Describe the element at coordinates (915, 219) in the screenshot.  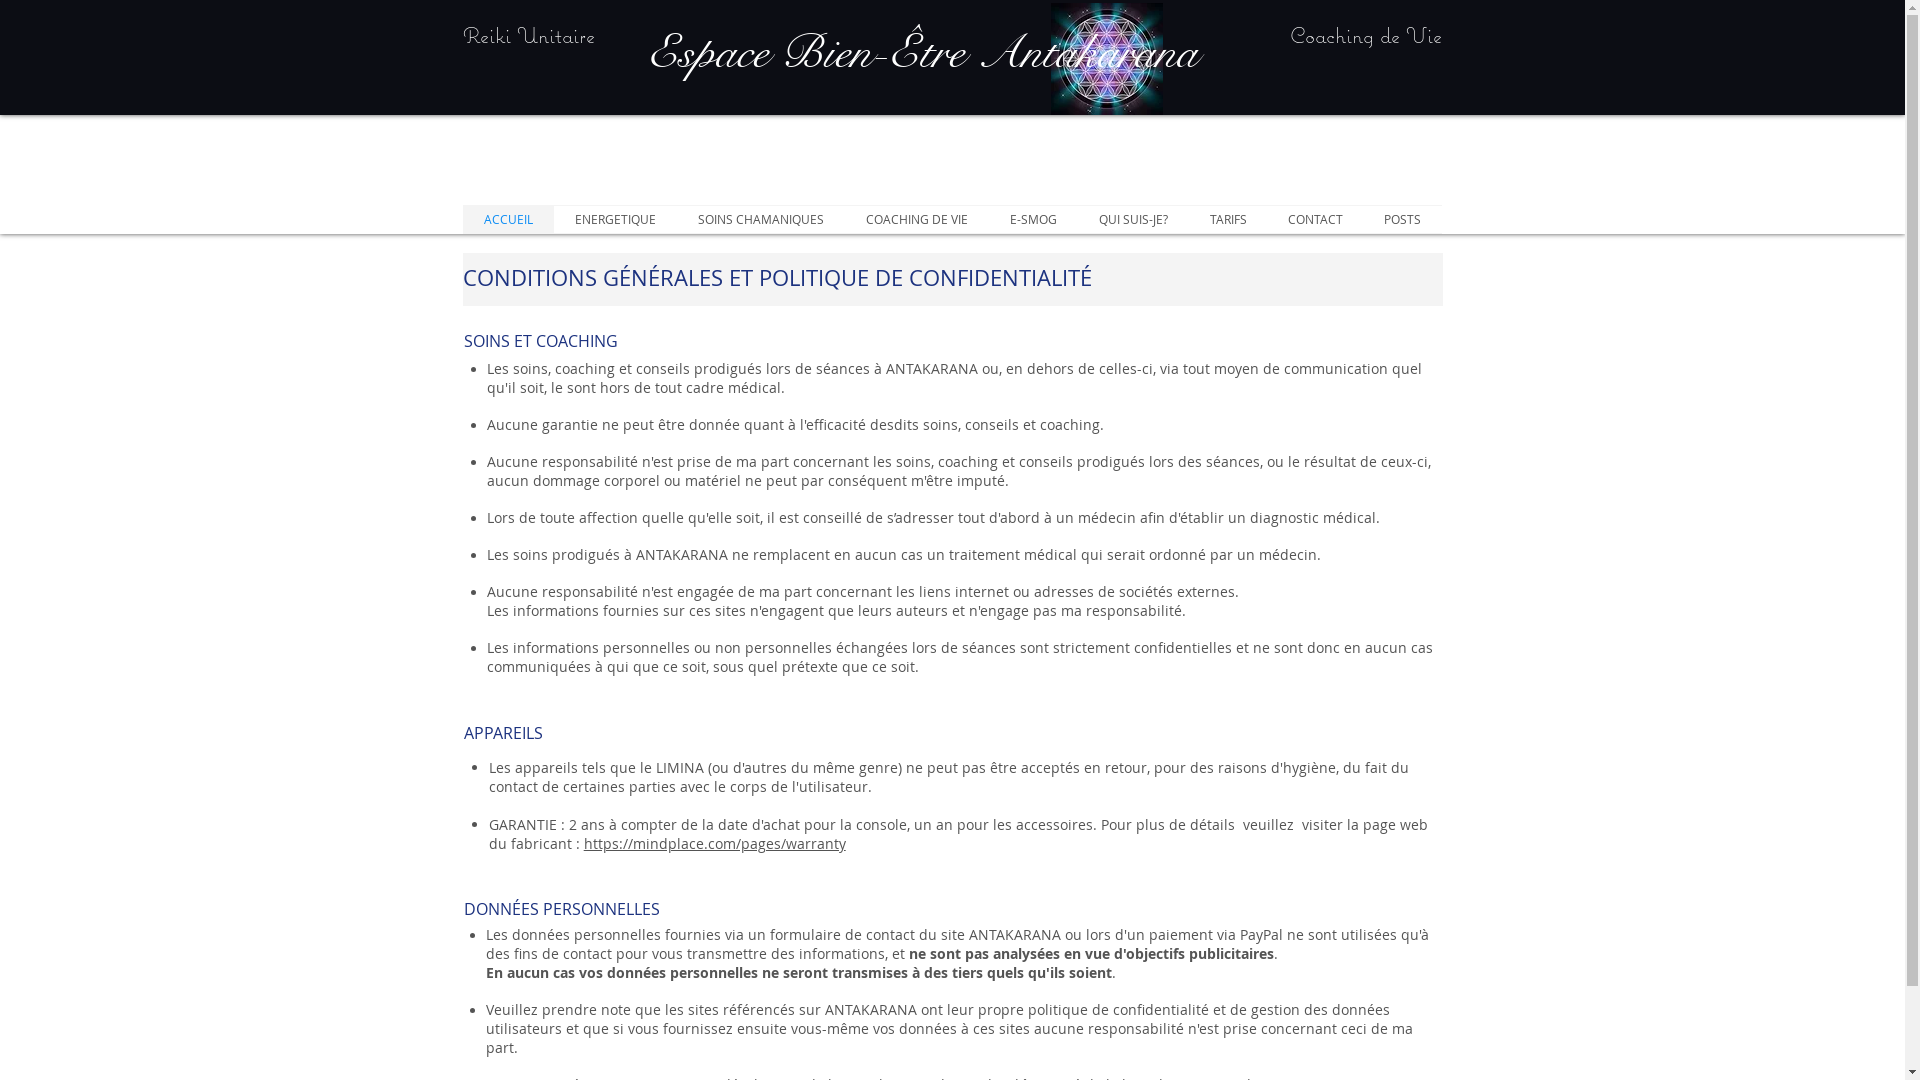
I see `'COACHING DE VIE'` at that location.